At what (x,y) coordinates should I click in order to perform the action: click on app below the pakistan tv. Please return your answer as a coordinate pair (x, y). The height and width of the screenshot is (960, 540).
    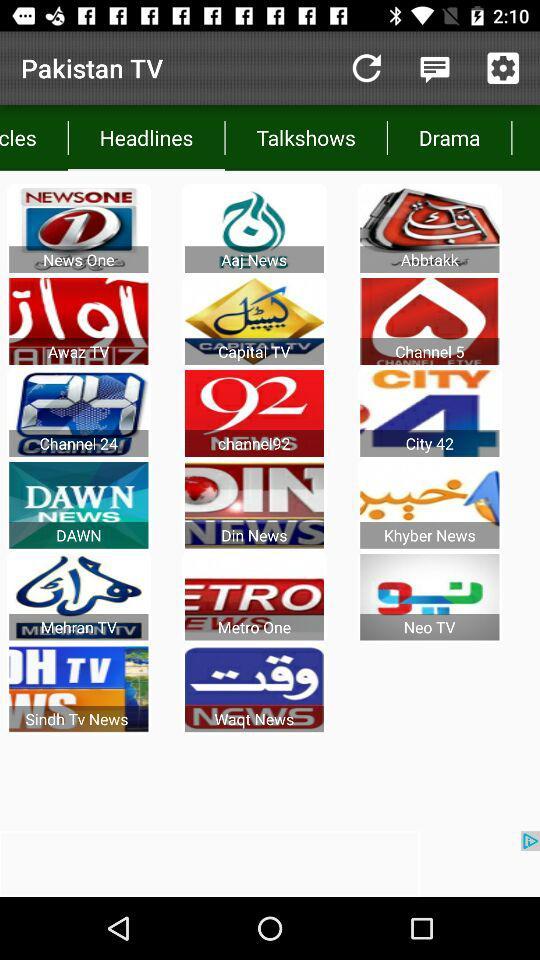
    Looking at the image, I should click on (145, 136).